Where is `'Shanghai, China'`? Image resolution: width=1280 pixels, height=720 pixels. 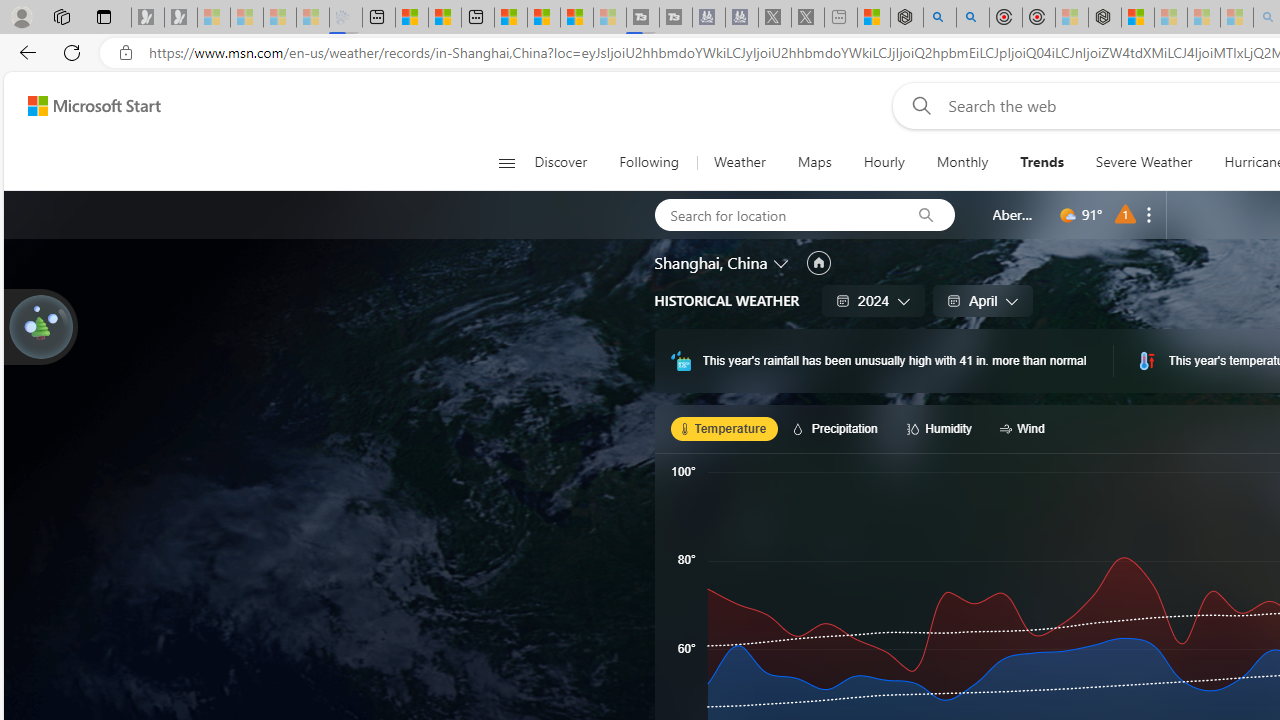
'Shanghai, China' is located at coordinates (711, 262).